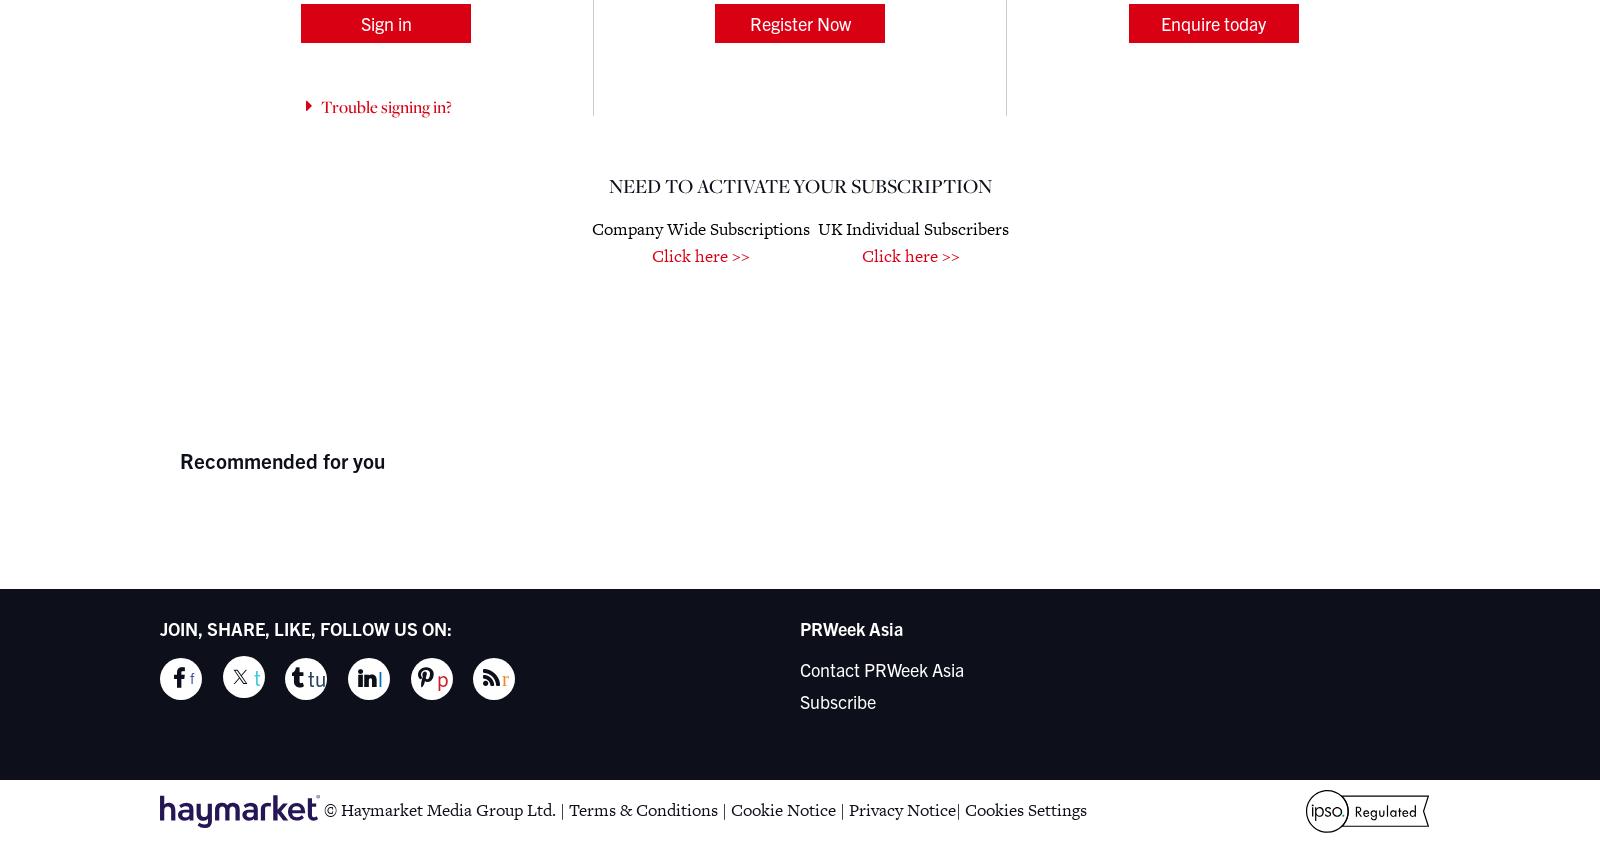  I want to click on 'r', so click(503, 677).